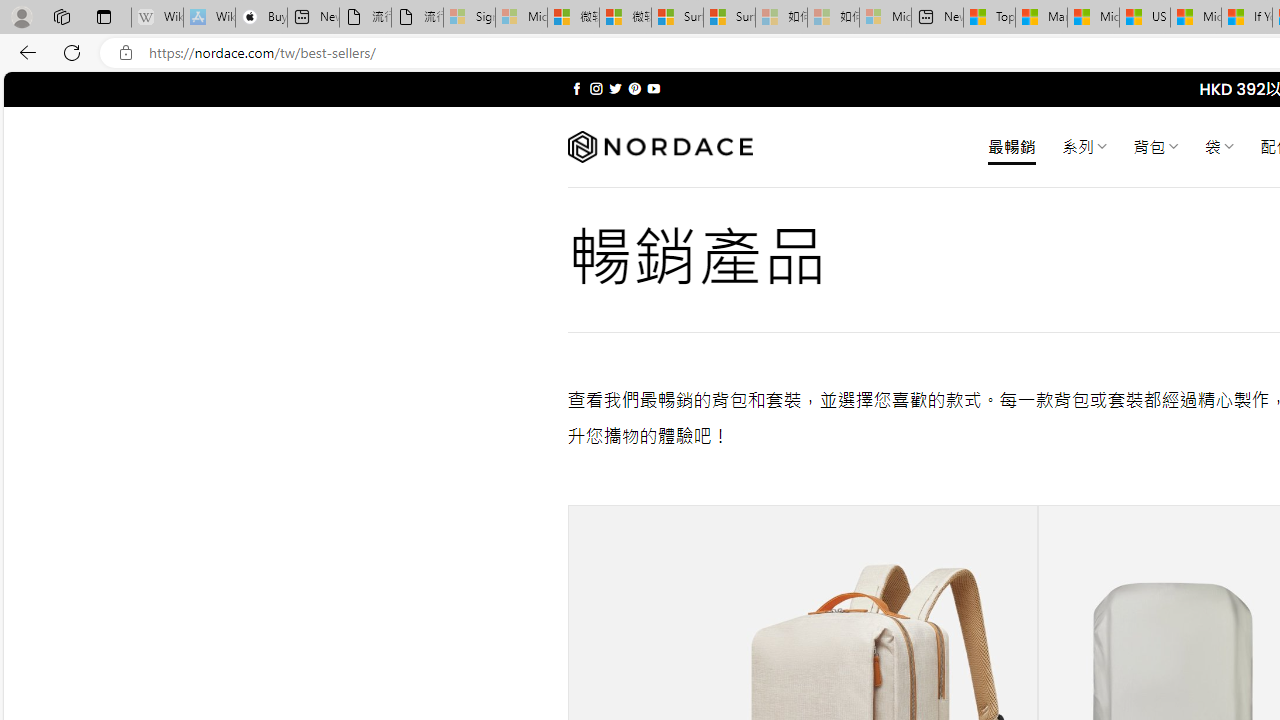 The height and width of the screenshot is (720, 1280). Describe the element at coordinates (653, 88) in the screenshot. I see `'Follow on YouTube'` at that location.